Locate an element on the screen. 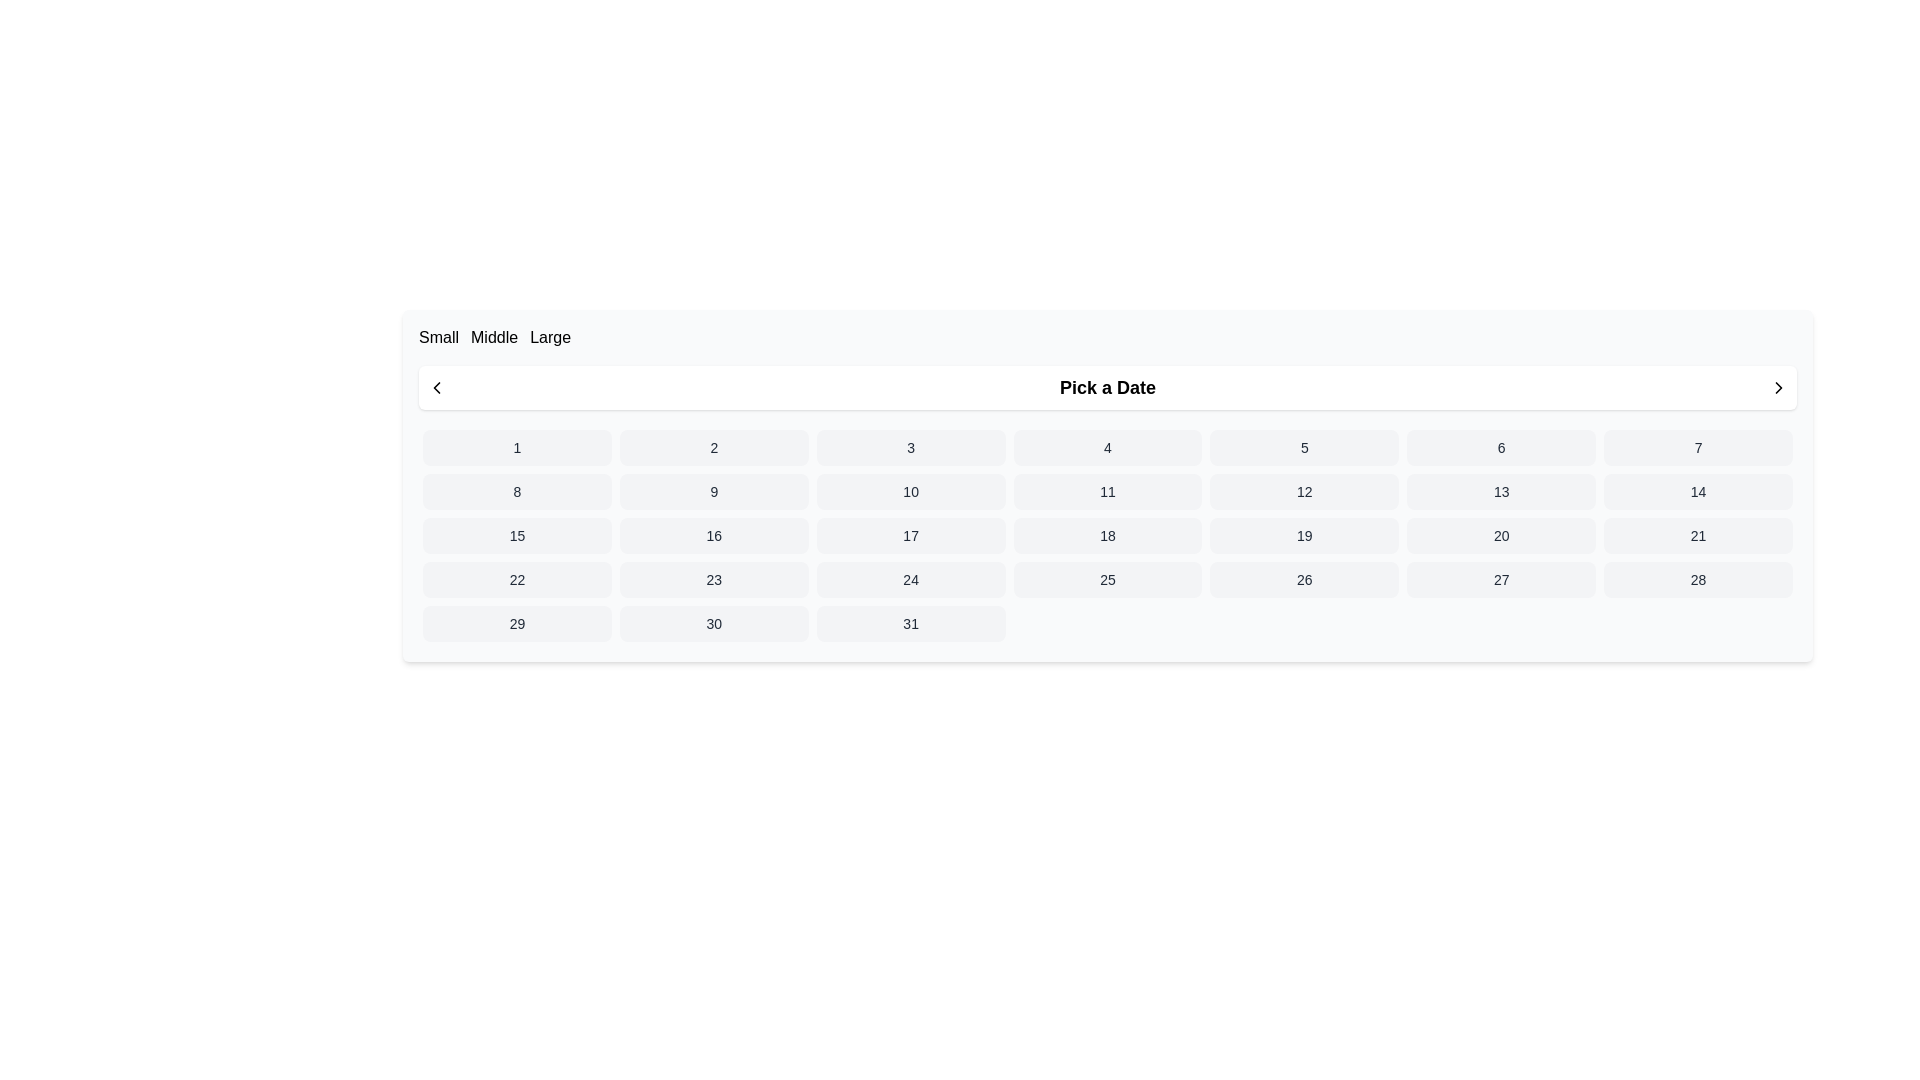 The height and width of the screenshot is (1080, 1920). the button displaying '18' with a light gray background and dark gray text is located at coordinates (1107, 535).